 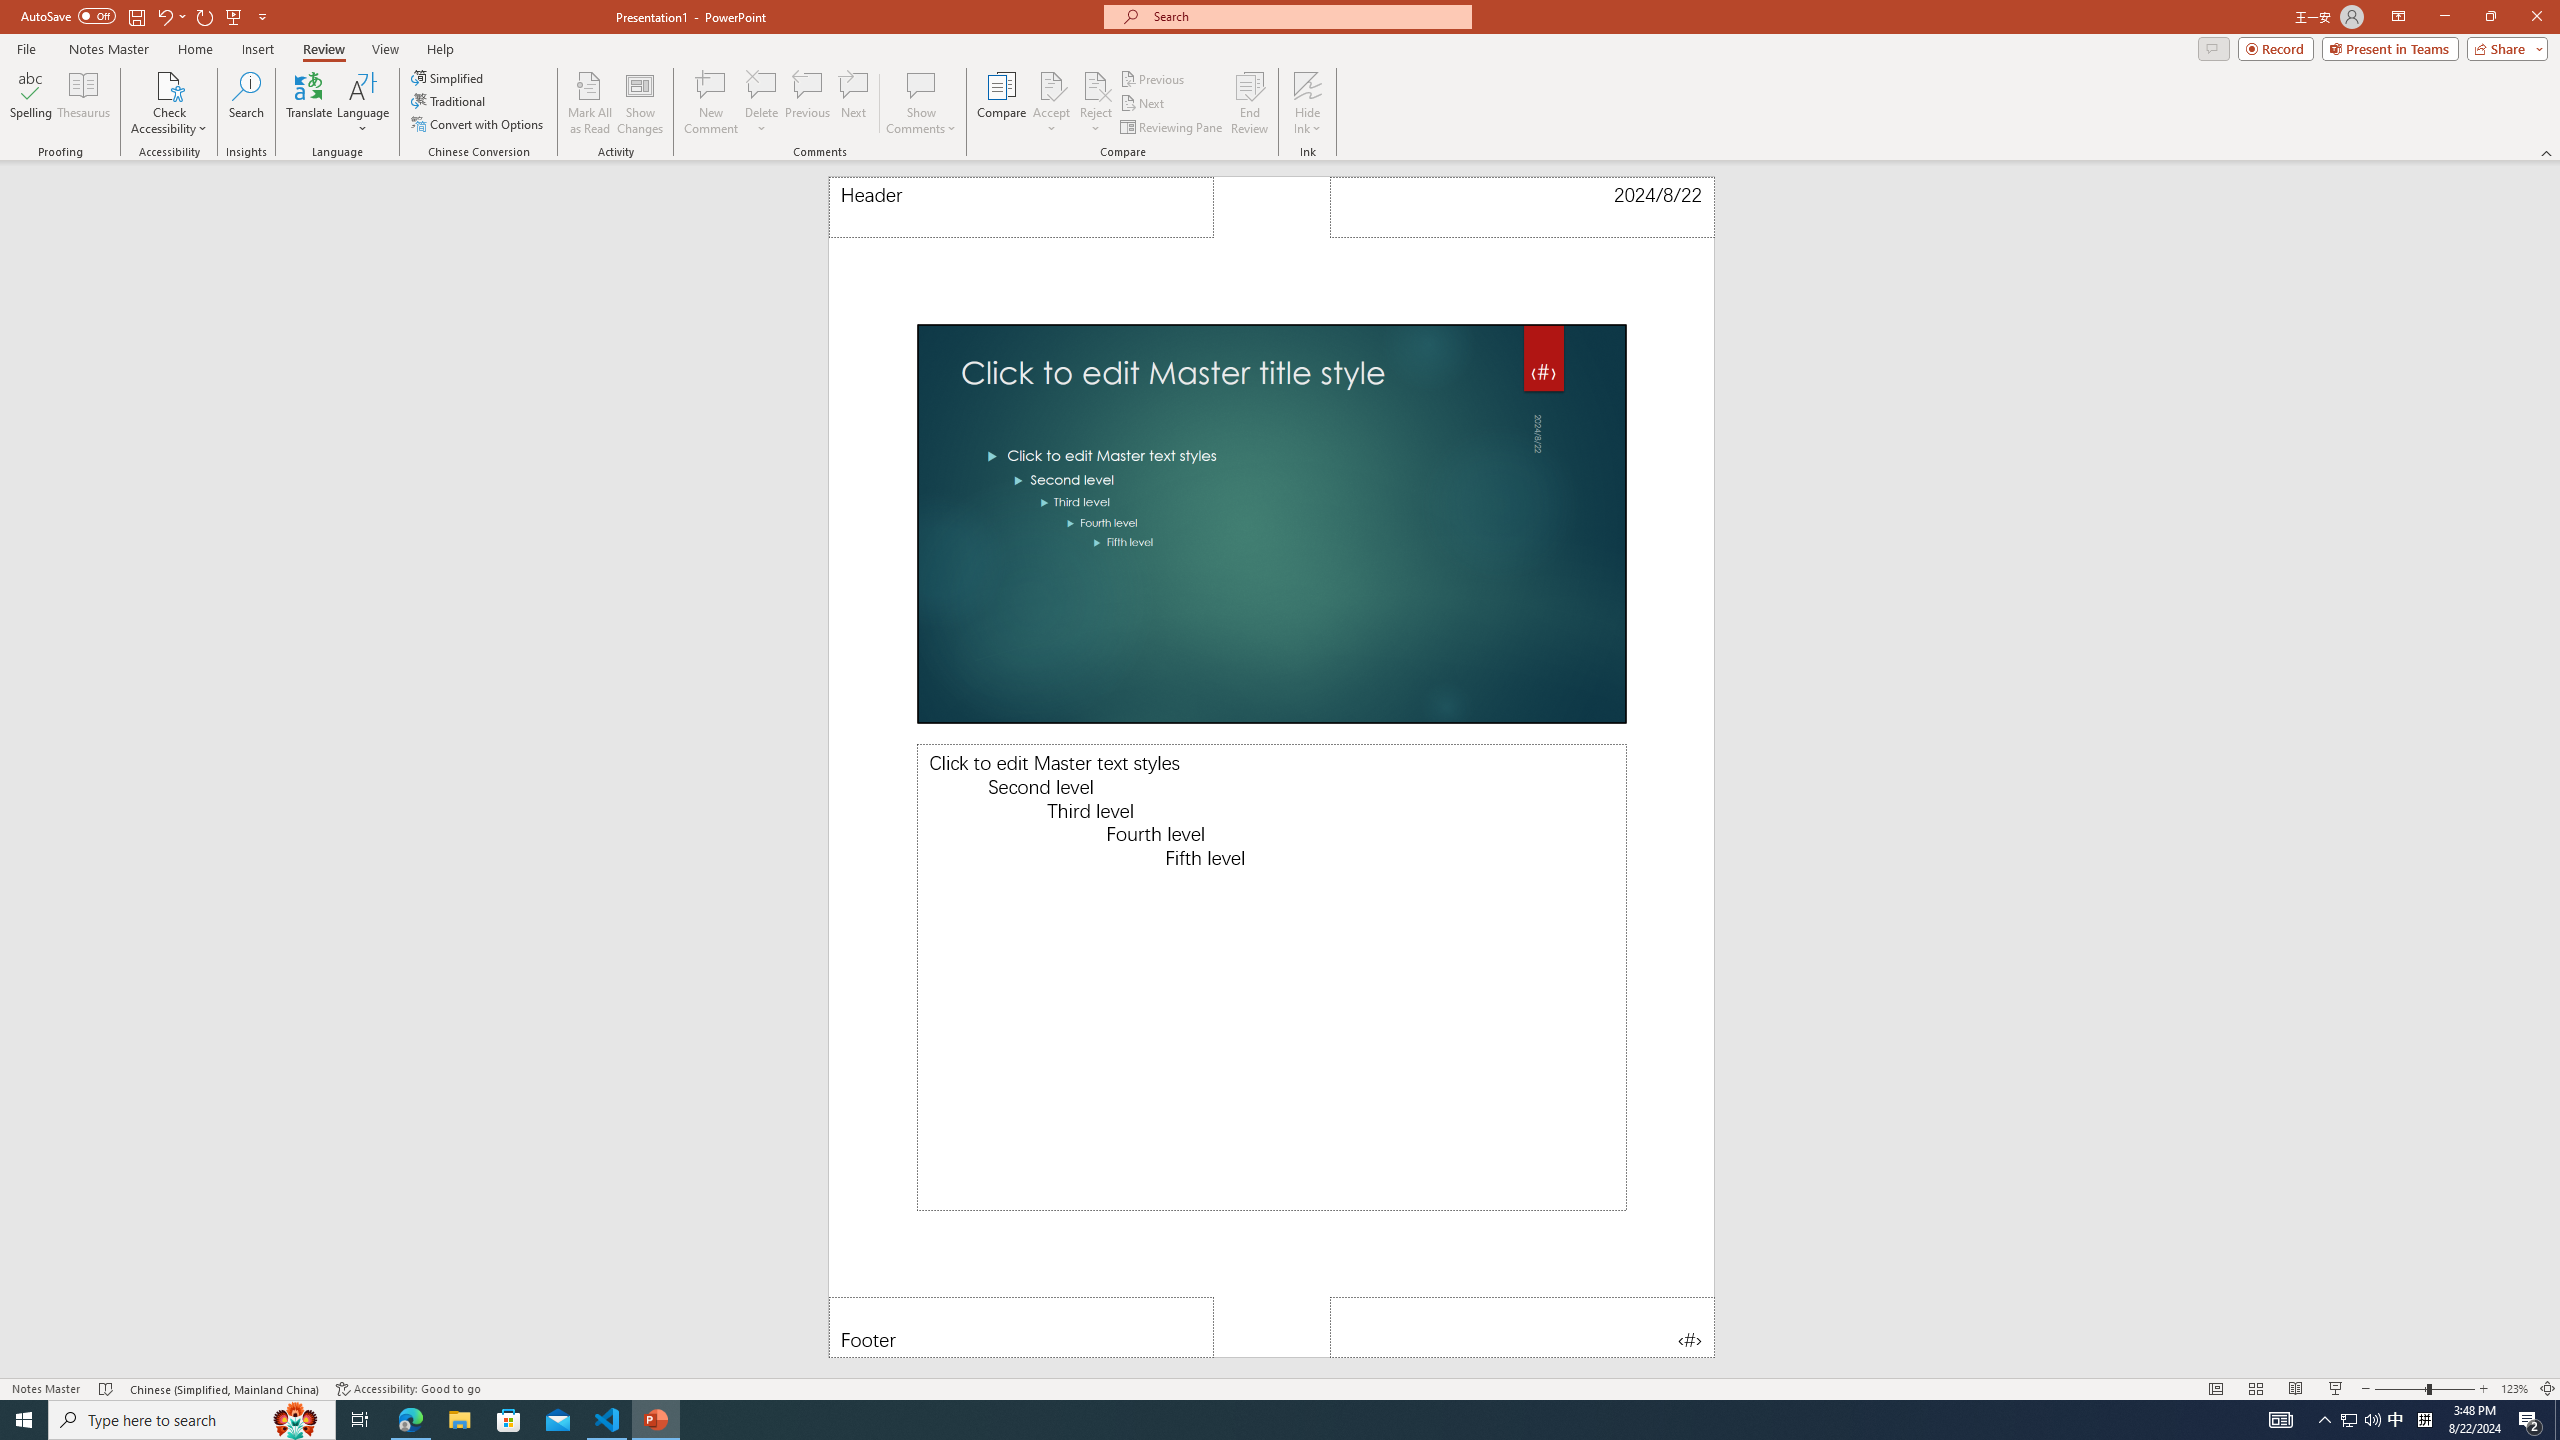 What do you see at coordinates (1051, 103) in the screenshot?
I see `'Accept'` at bounding box center [1051, 103].